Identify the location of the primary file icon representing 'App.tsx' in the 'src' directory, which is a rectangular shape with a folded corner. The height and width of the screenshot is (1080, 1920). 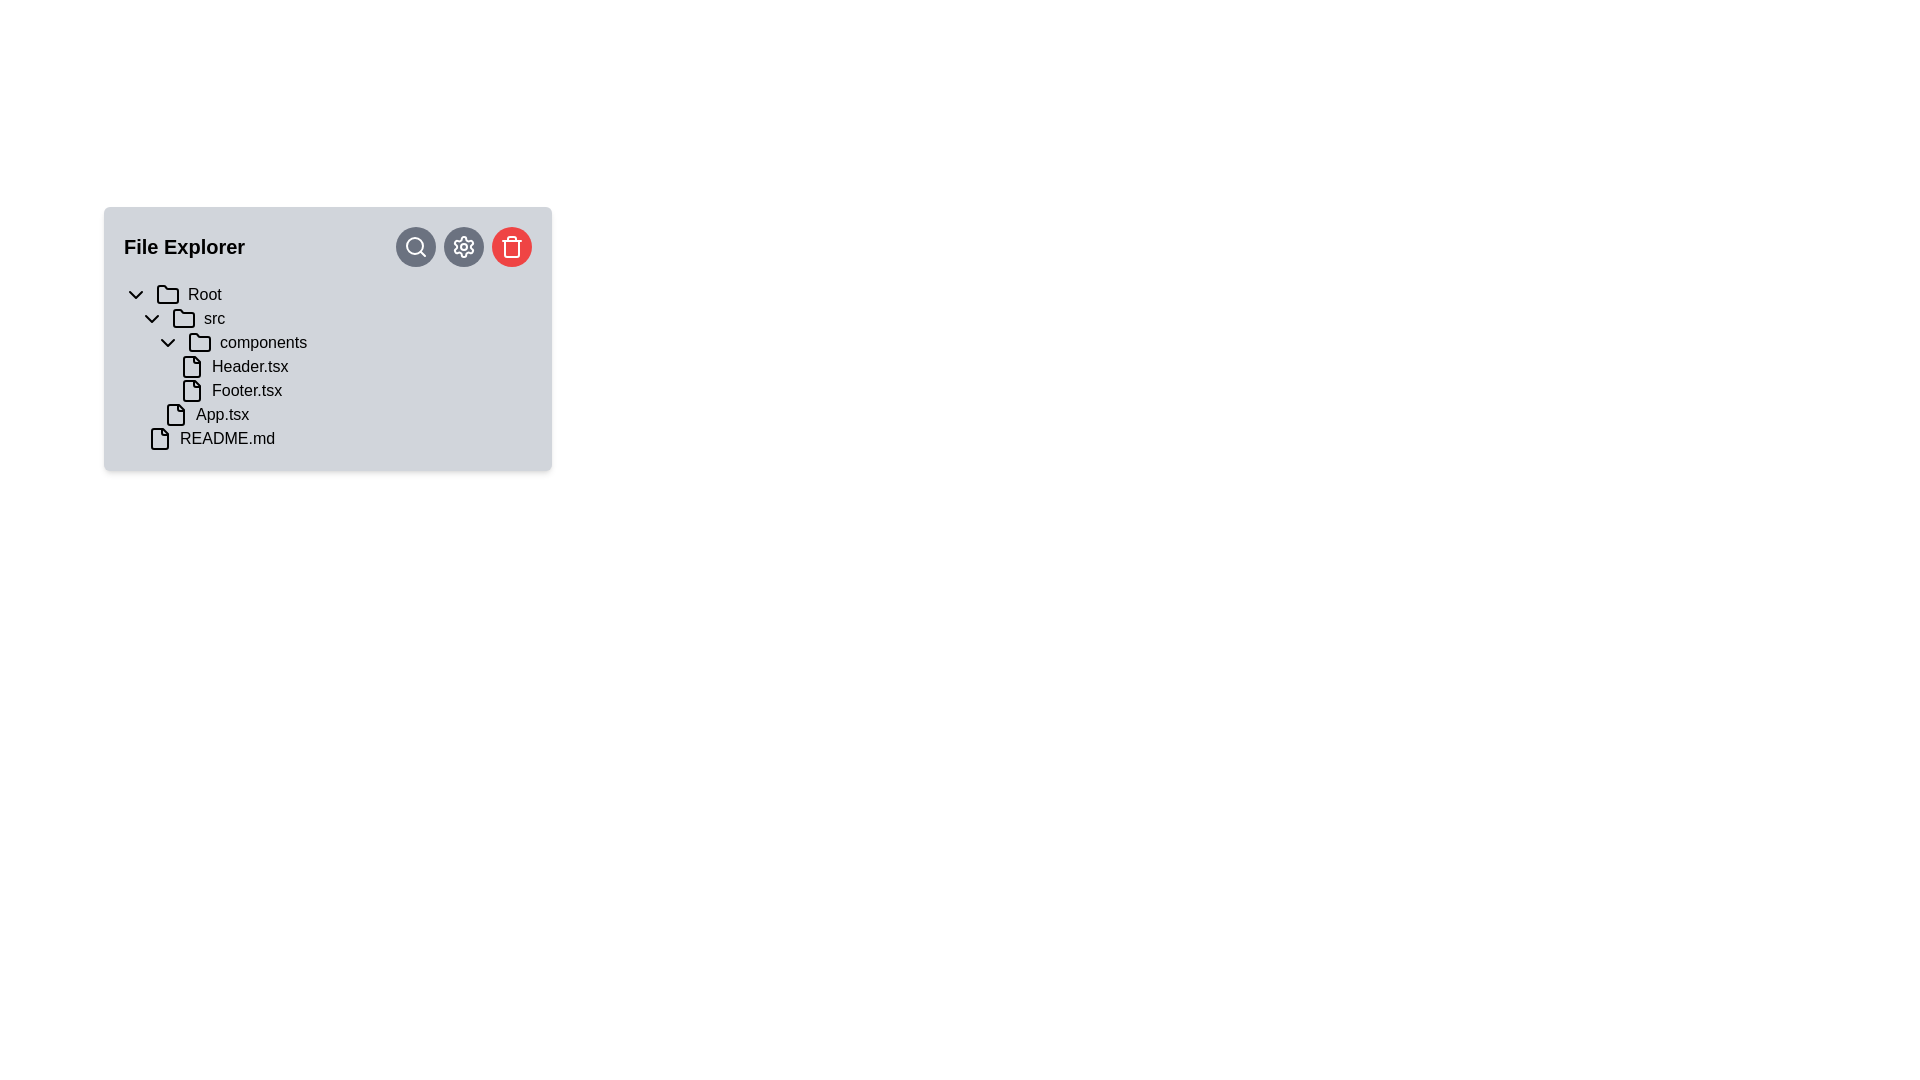
(176, 414).